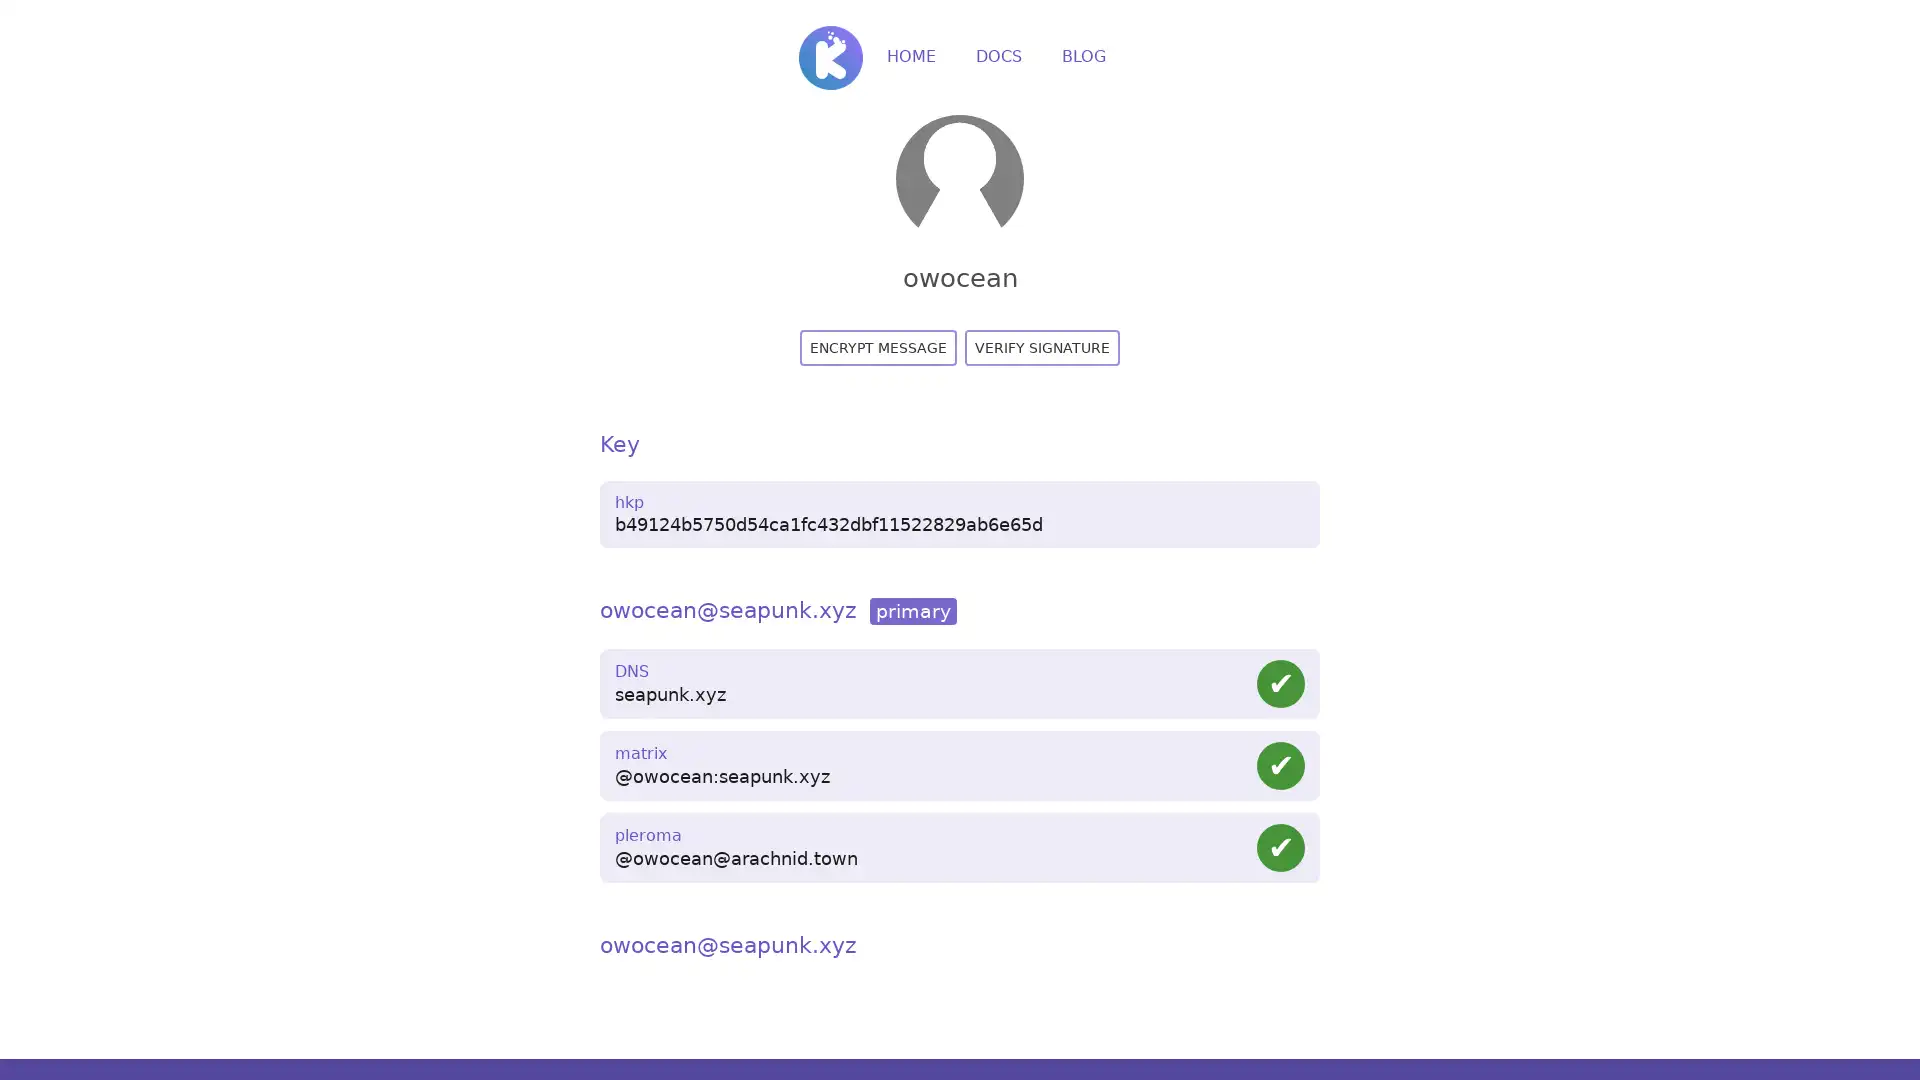 The width and height of the screenshot is (1920, 1080). I want to click on VERIFY SIGNATURE, so click(1041, 346).